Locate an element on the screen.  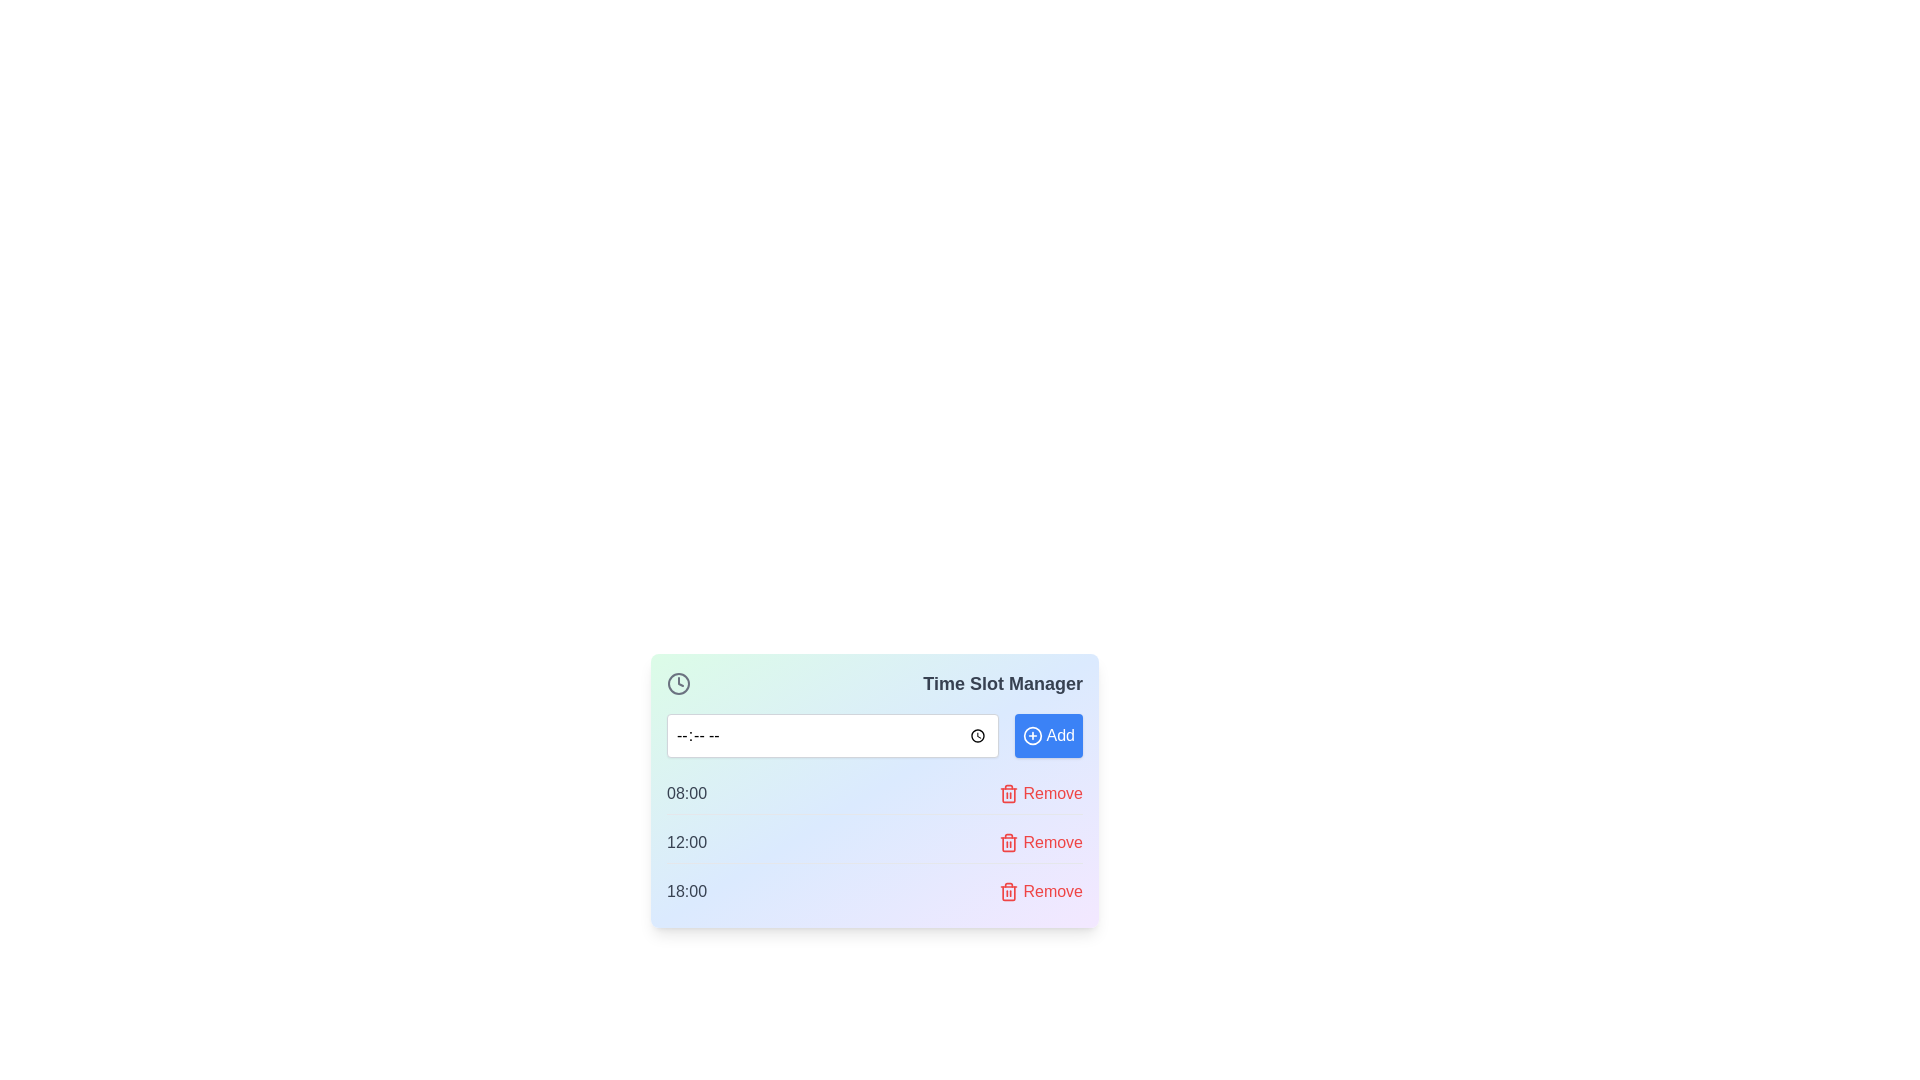
the circular icon with a plus sign located within the 'Add' button in the top-right corner of the 'Time Slot Manager' interface is located at coordinates (1032, 736).